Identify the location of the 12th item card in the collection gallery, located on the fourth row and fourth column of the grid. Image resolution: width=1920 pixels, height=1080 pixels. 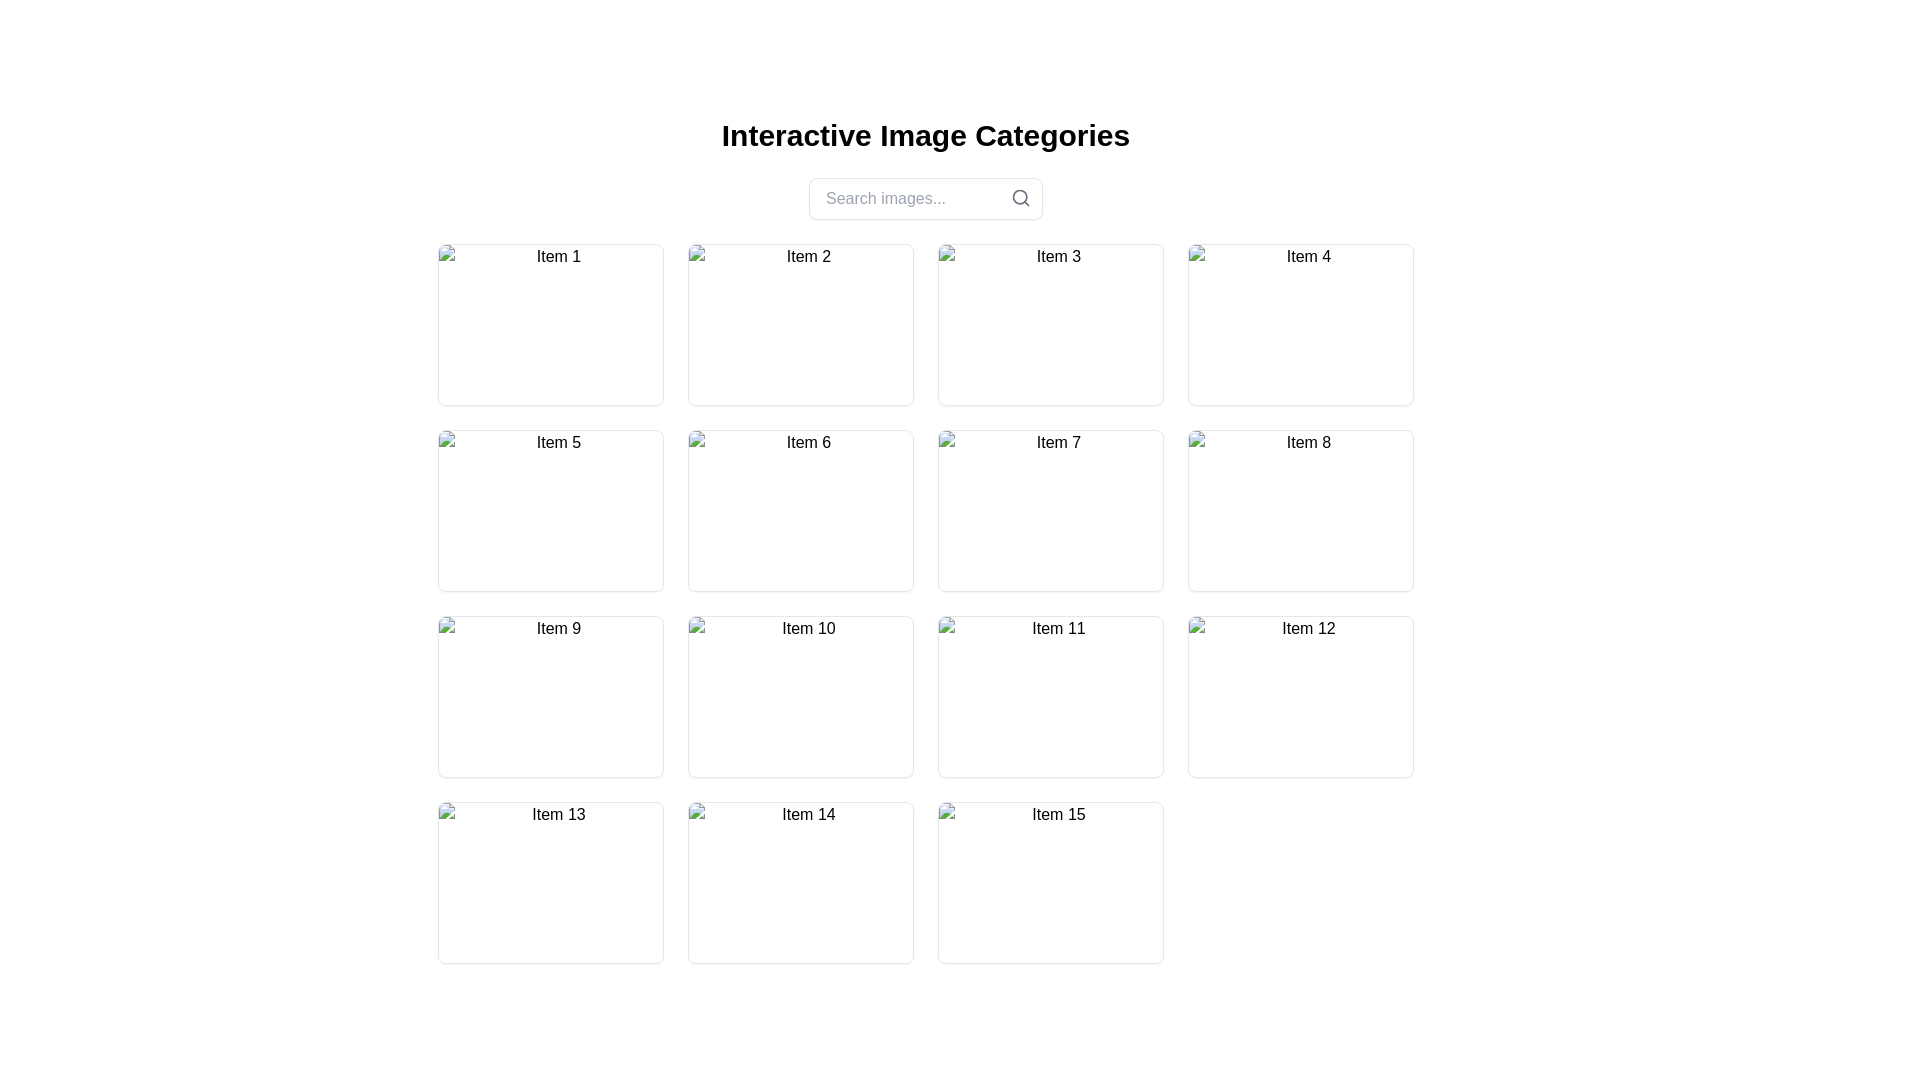
(1300, 696).